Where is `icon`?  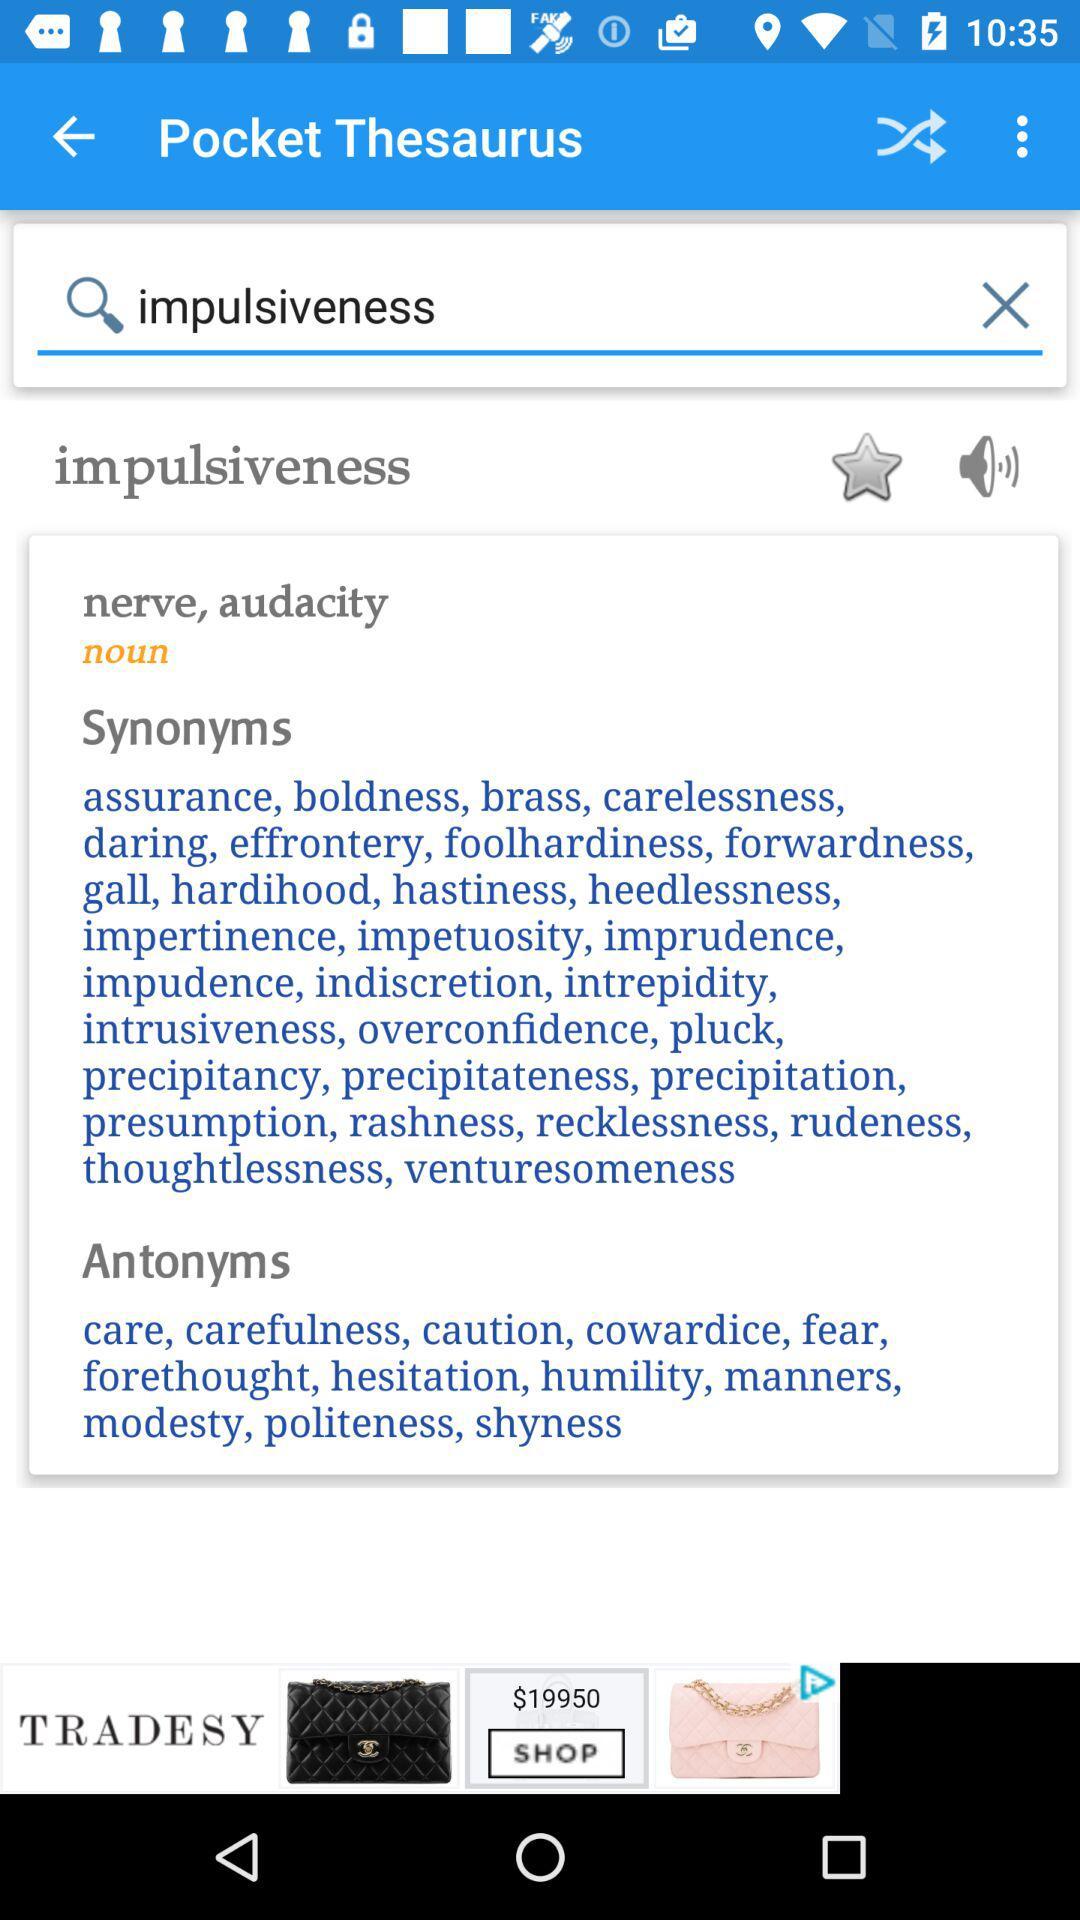 icon is located at coordinates (865, 465).